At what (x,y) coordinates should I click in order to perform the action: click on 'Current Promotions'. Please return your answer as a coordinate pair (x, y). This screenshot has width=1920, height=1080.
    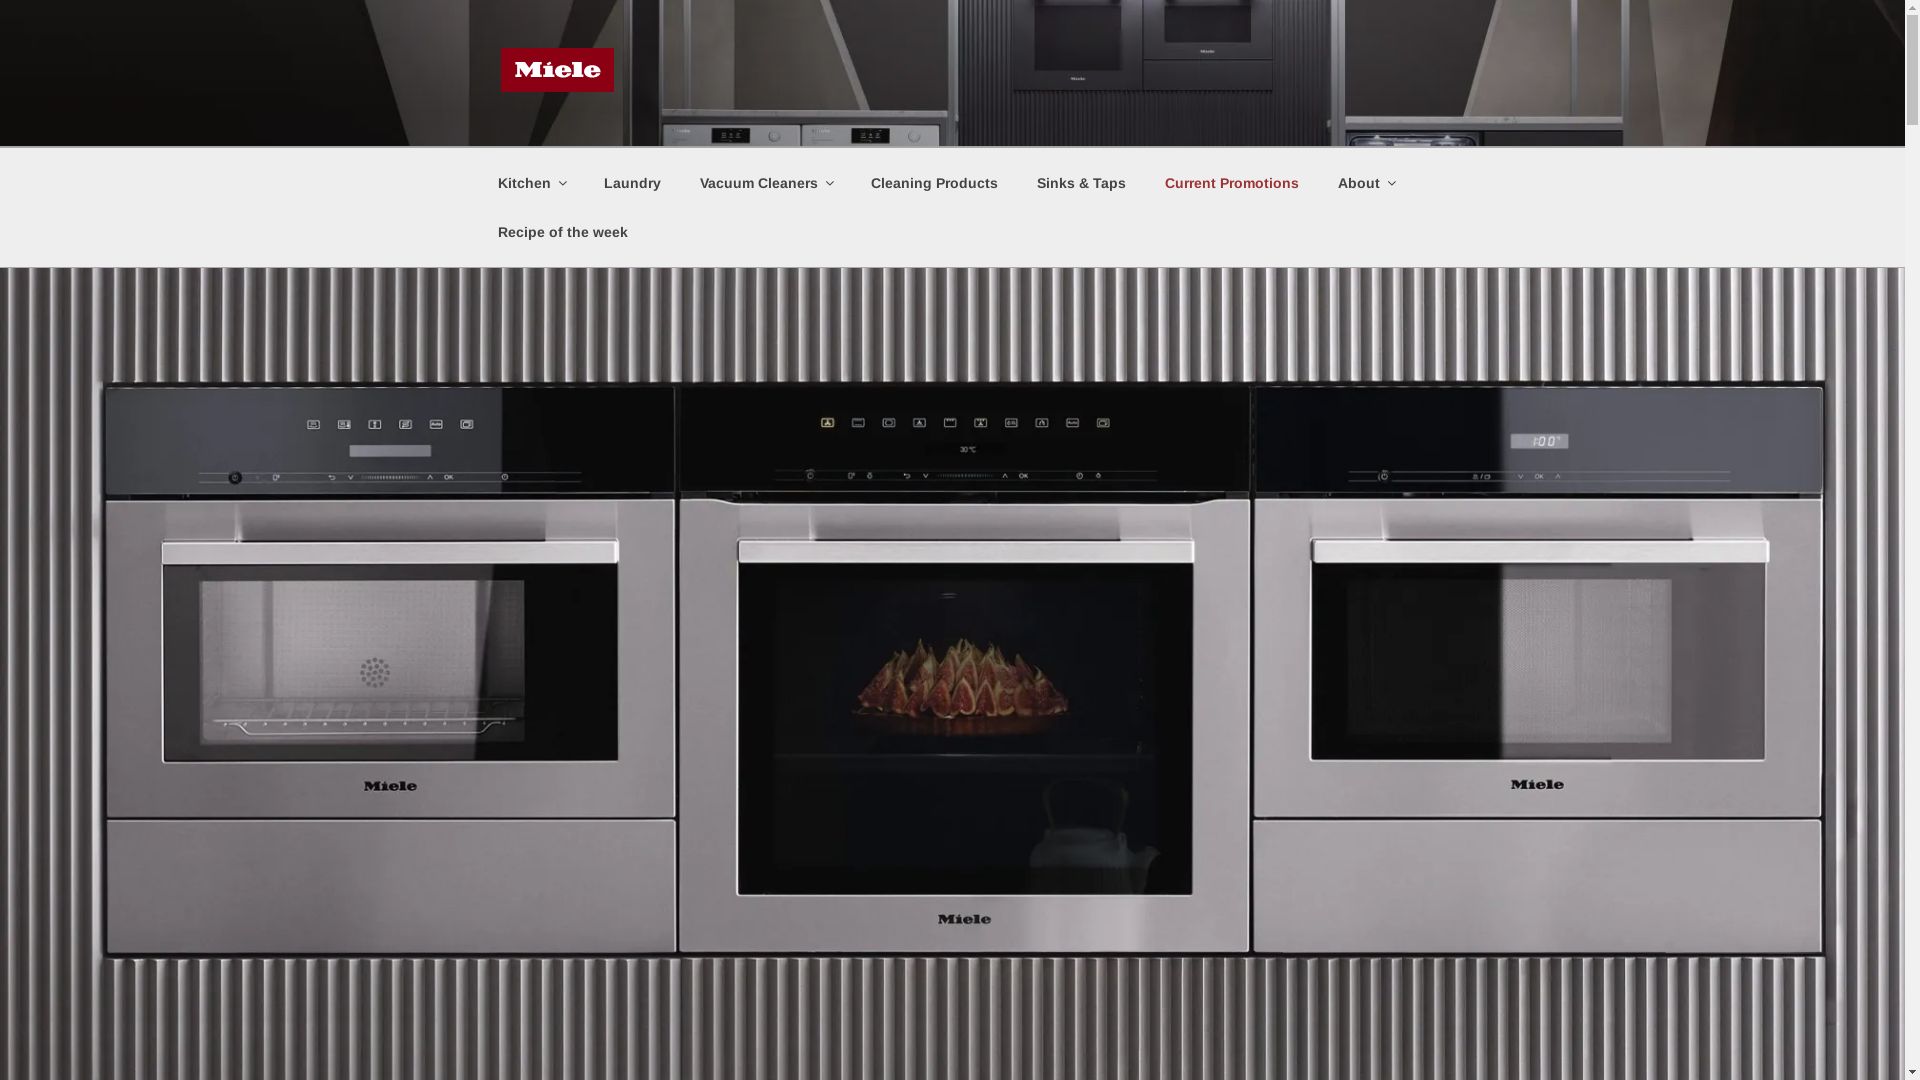
    Looking at the image, I should click on (1231, 182).